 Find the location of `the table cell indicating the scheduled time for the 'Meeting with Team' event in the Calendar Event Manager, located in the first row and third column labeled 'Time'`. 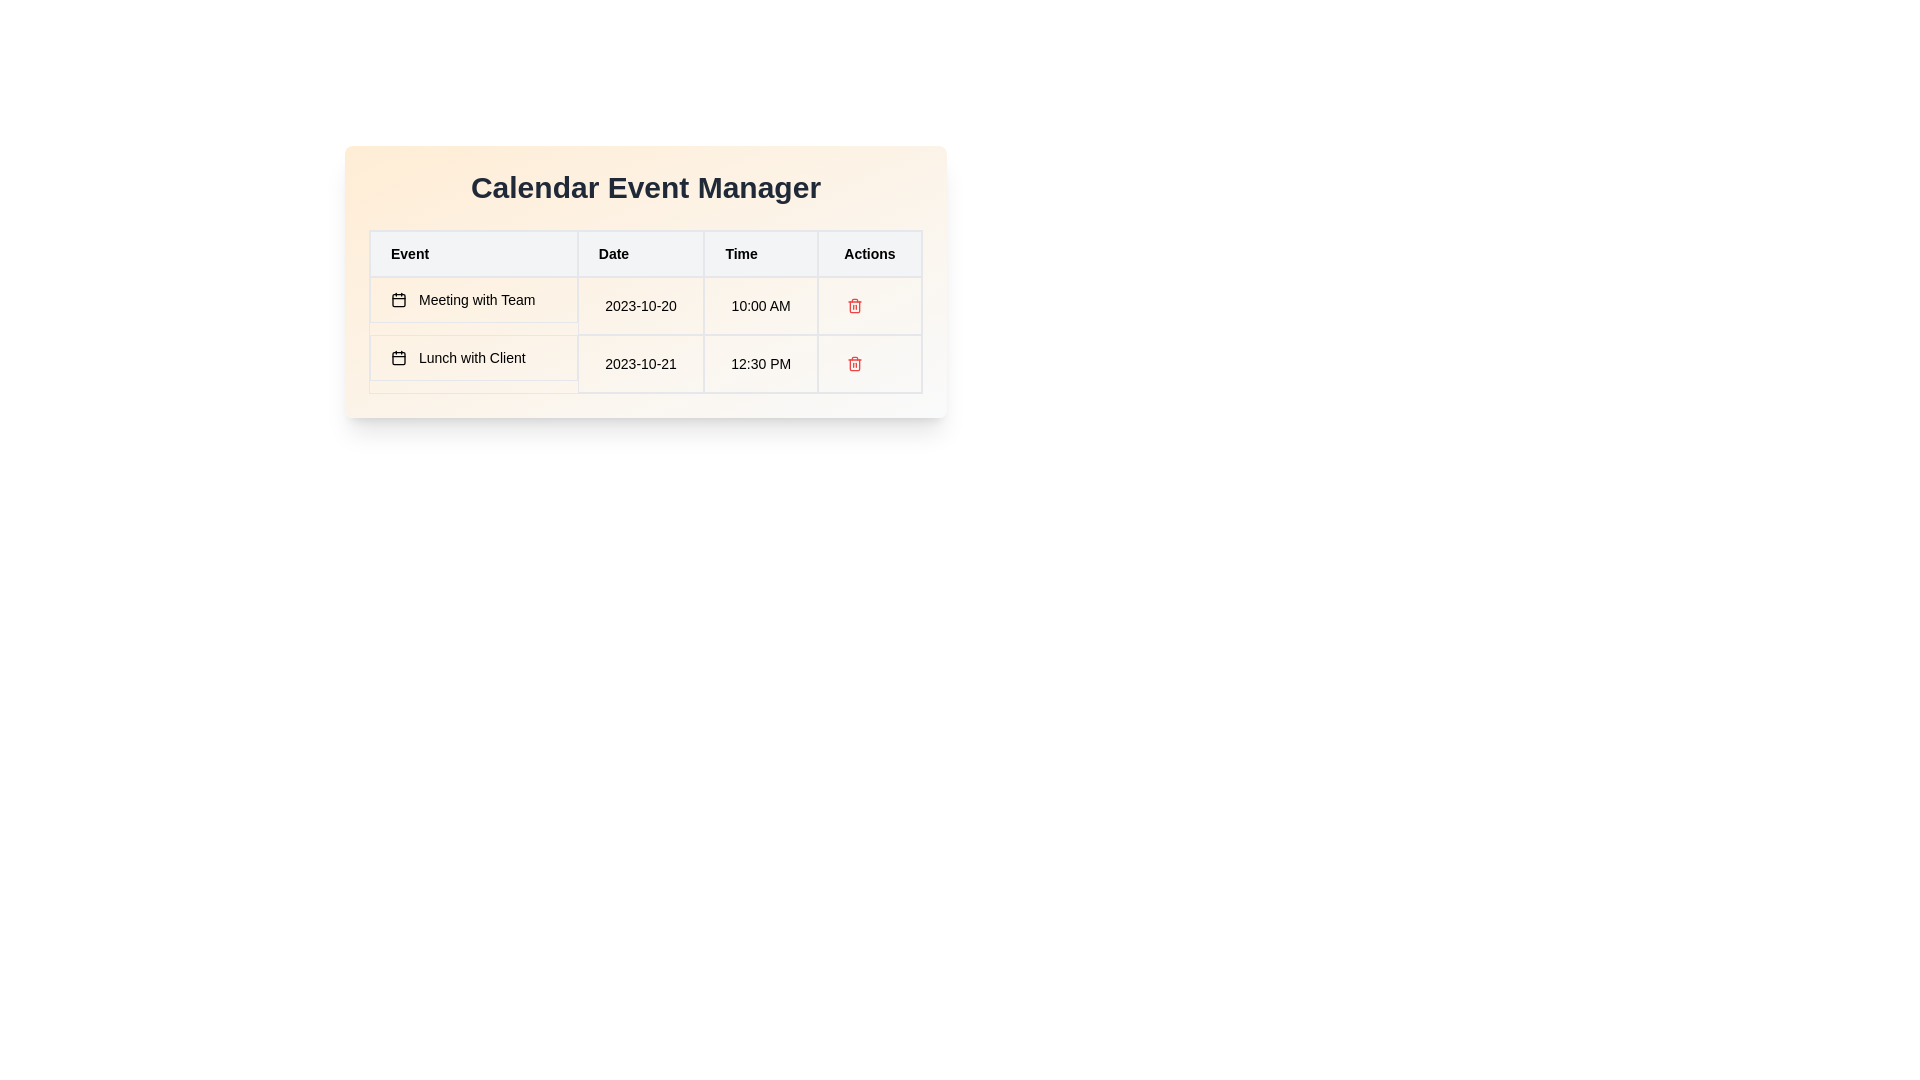

the table cell indicating the scheduled time for the 'Meeting with Team' event in the Calendar Event Manager, located in the first row and third column labeled 'Time' is located at coordinates (760, 305).